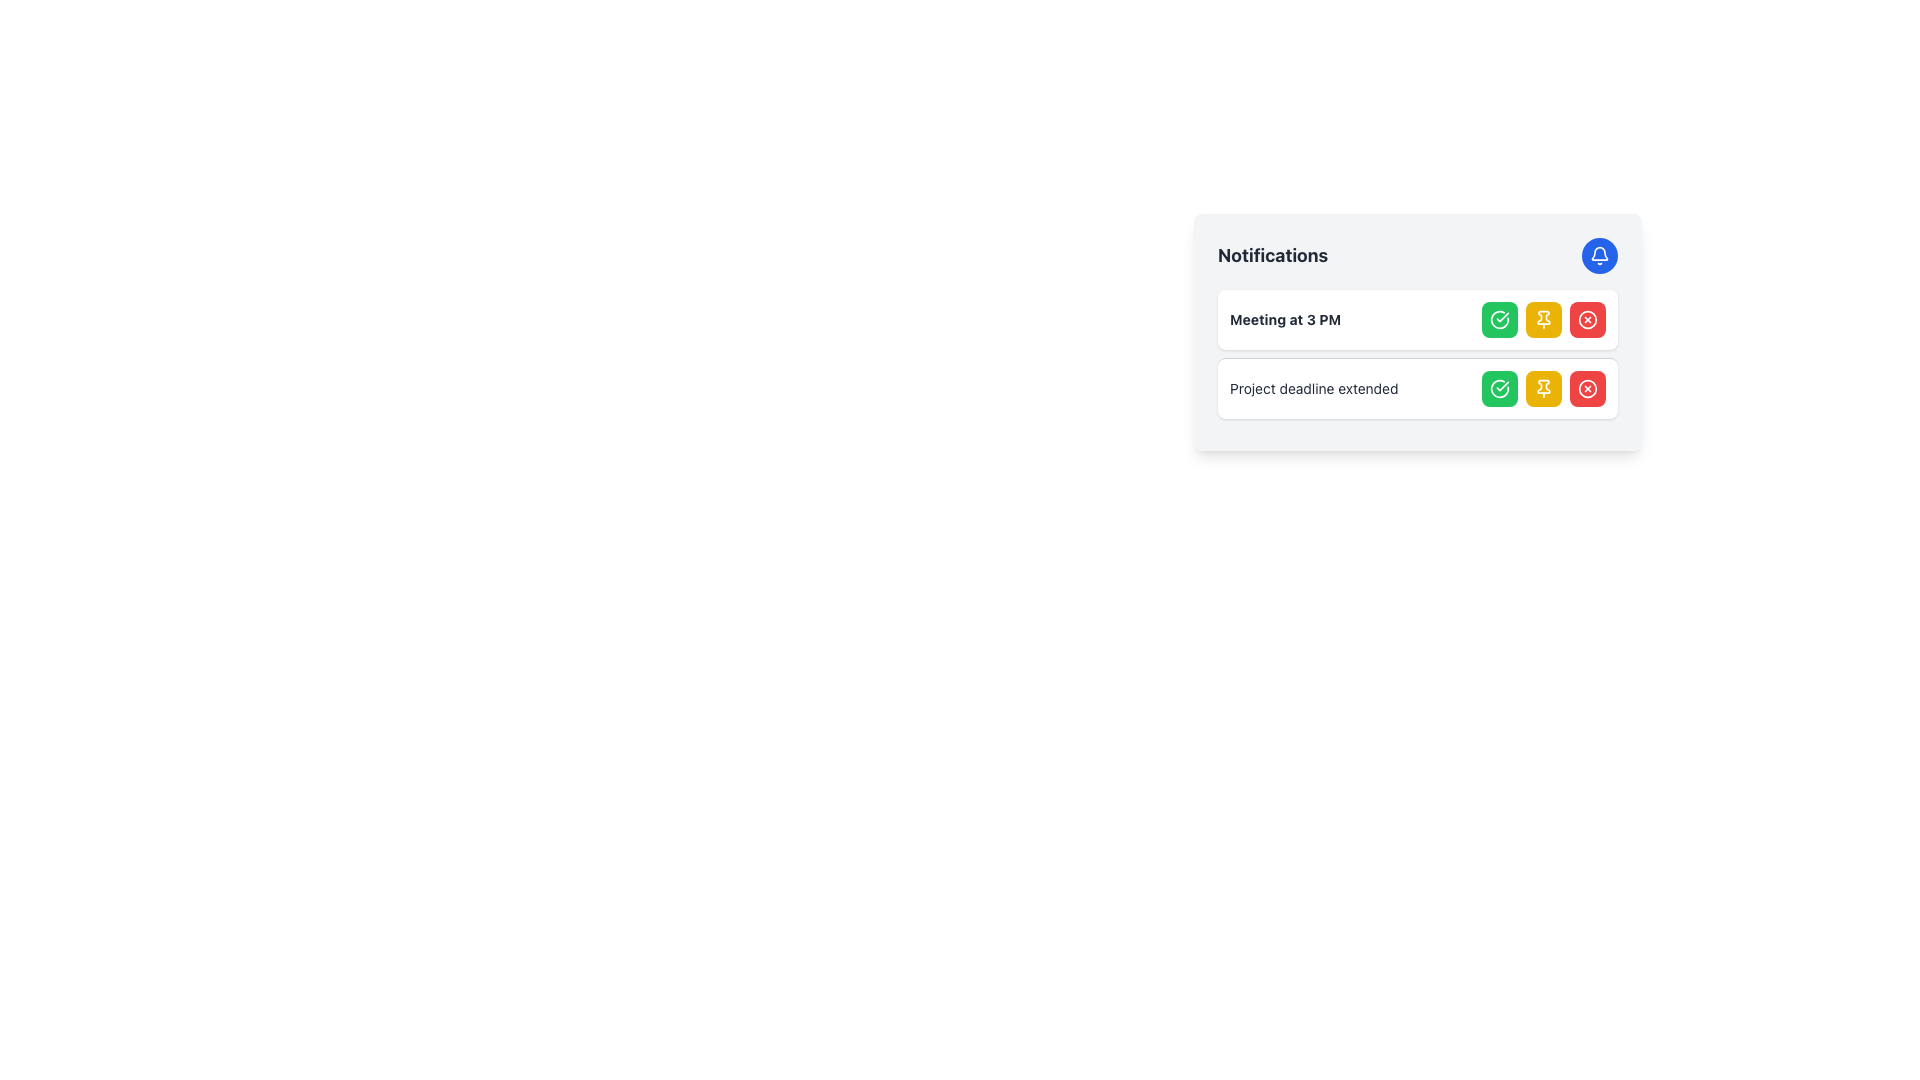  I want to click on the leftmost icon in the row of three buttons positioned to the right of the notification entry labeled 'Meeting at 3 PM', so click(1499, 318).